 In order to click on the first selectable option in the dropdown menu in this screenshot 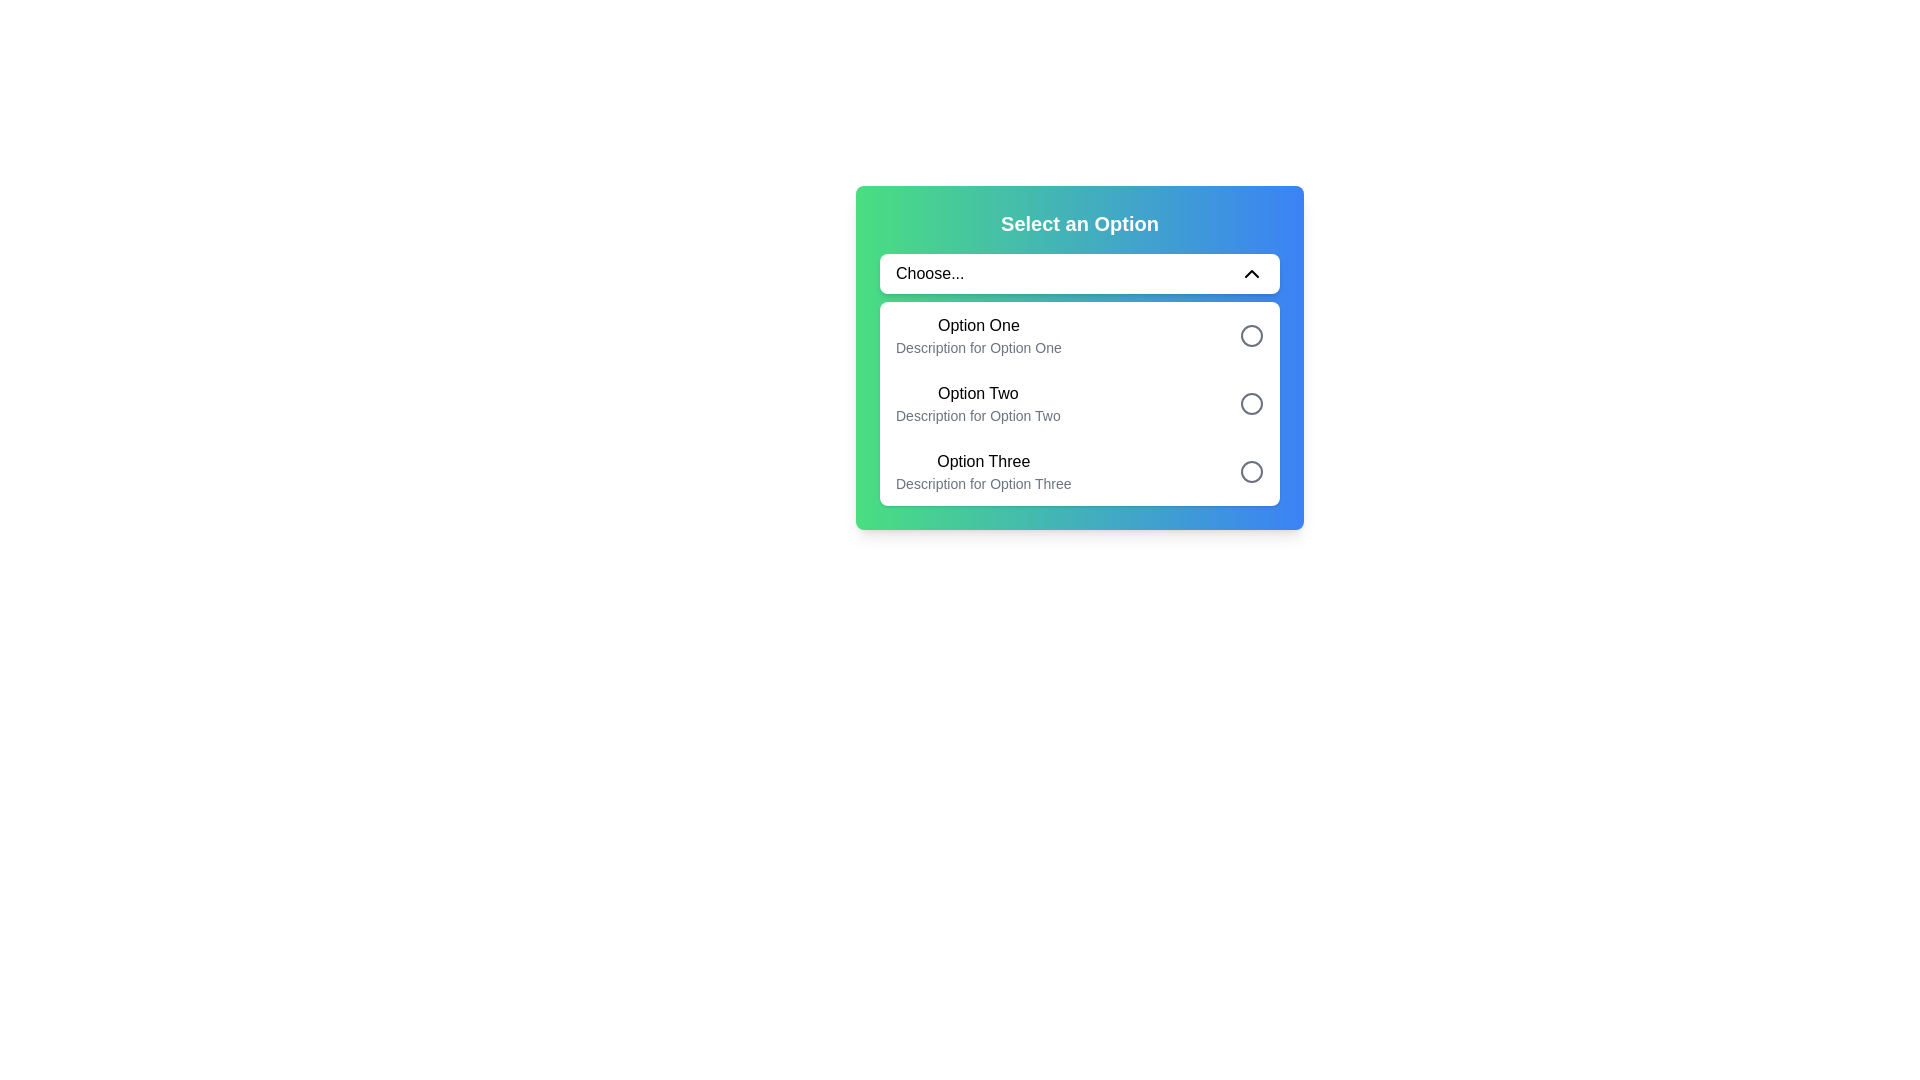, I will do `click(978, 334)`.